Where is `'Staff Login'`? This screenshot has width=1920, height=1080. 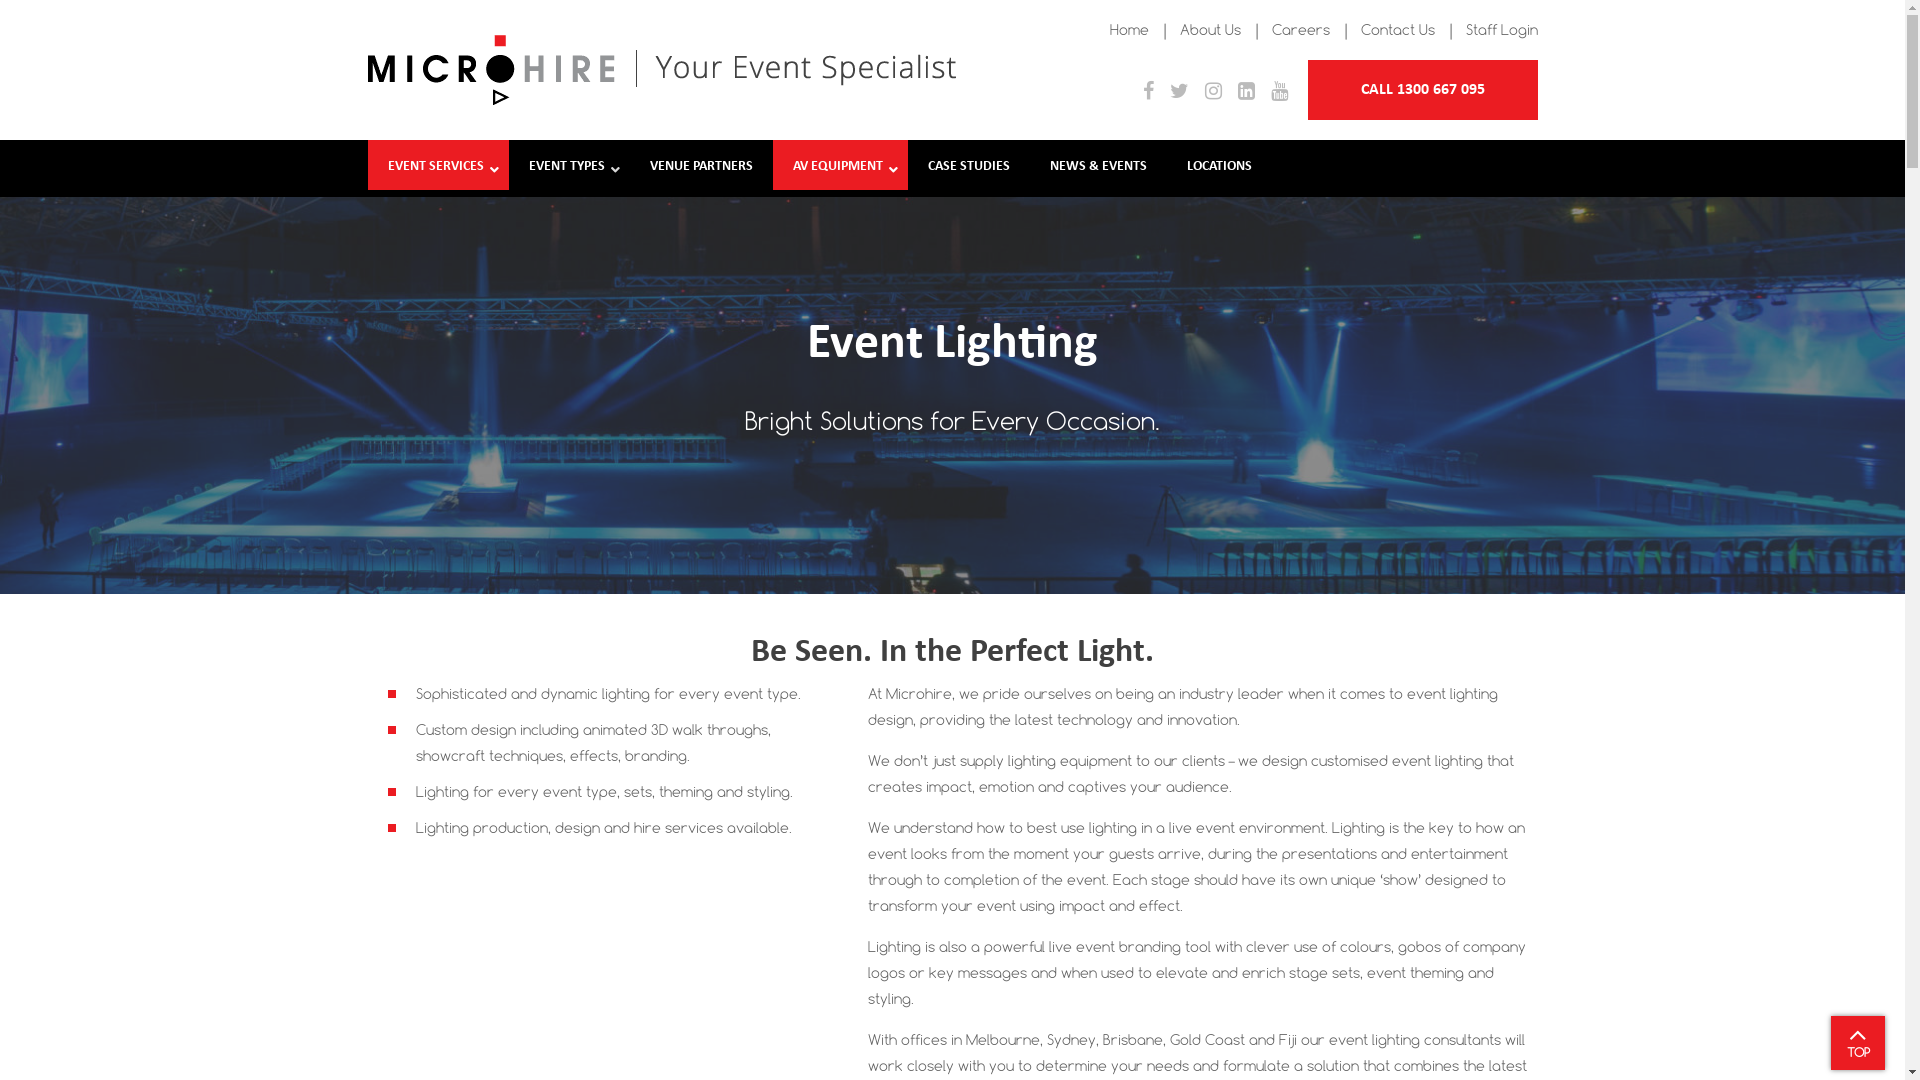
'Staff Login' is located at coordinates (1502, 29).